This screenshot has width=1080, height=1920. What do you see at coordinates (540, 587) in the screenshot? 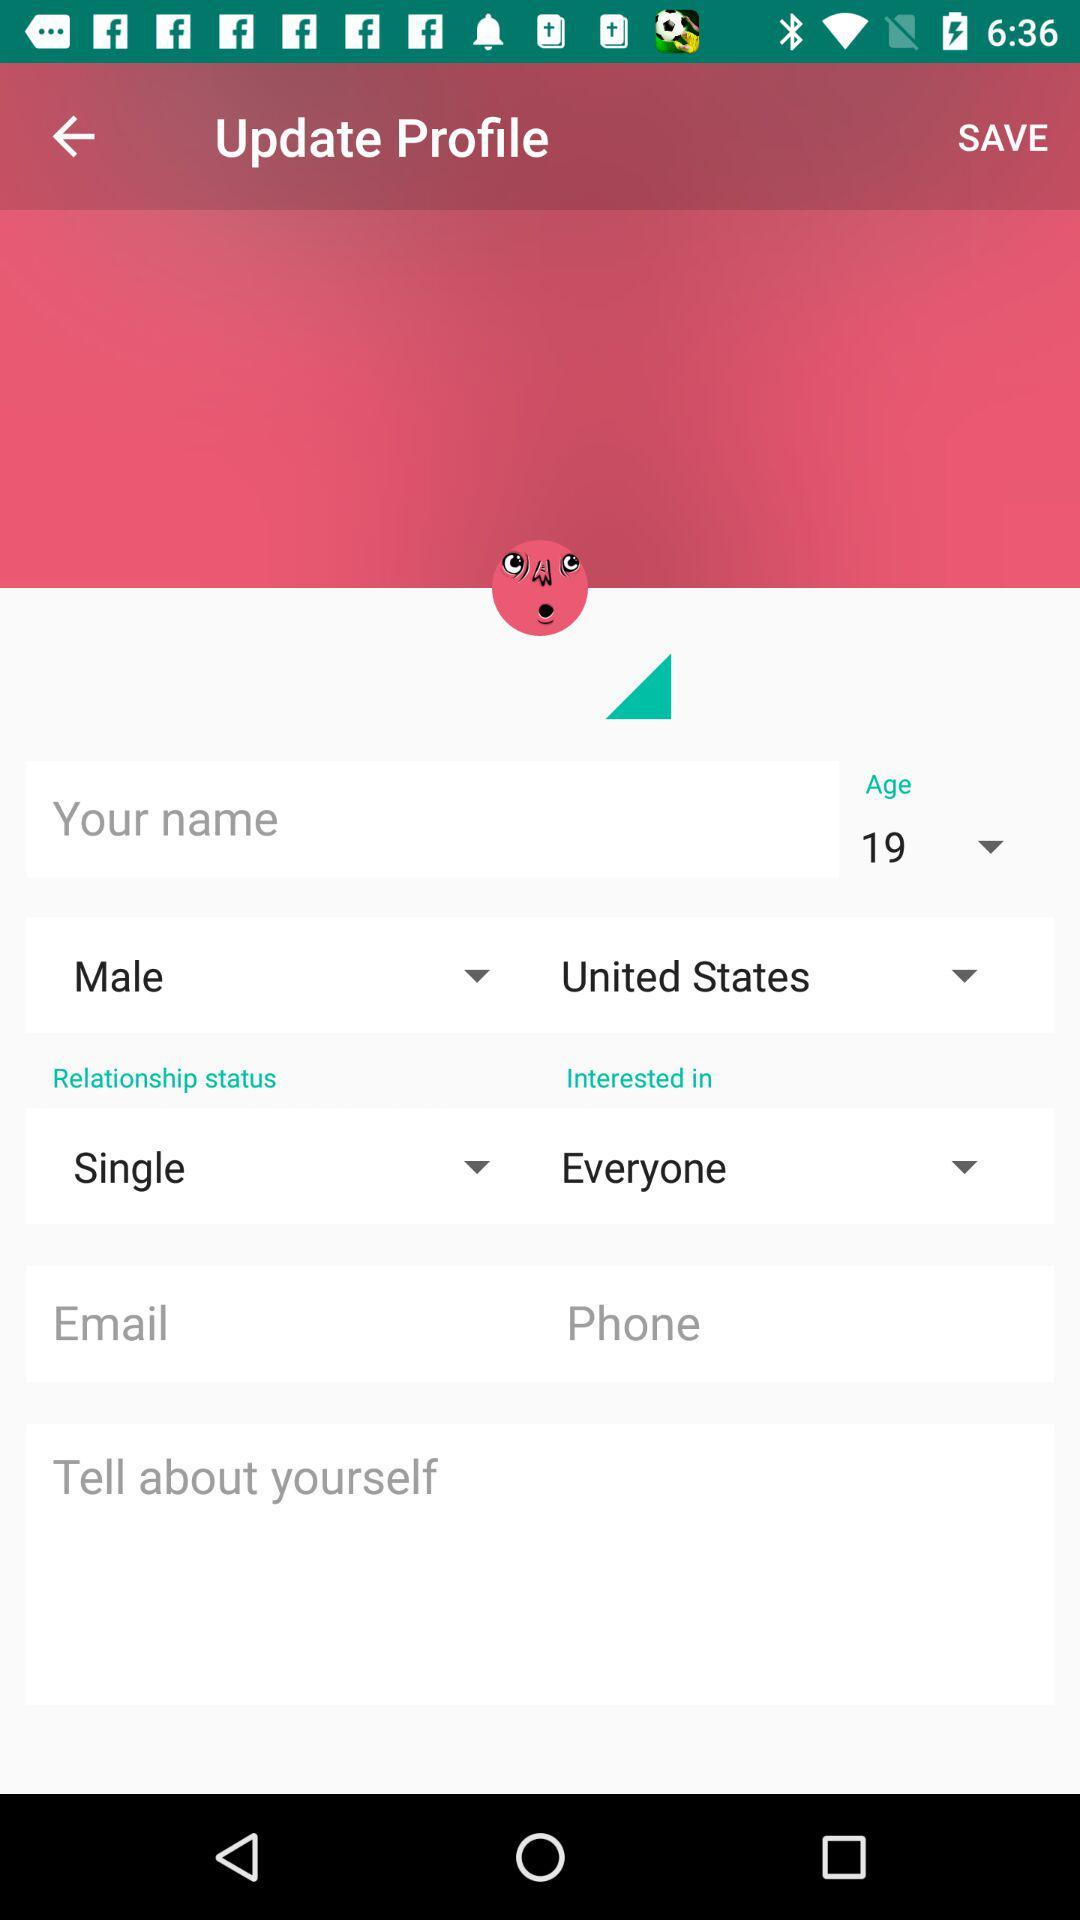
I see `profile image` at bounding box center [540, 587].